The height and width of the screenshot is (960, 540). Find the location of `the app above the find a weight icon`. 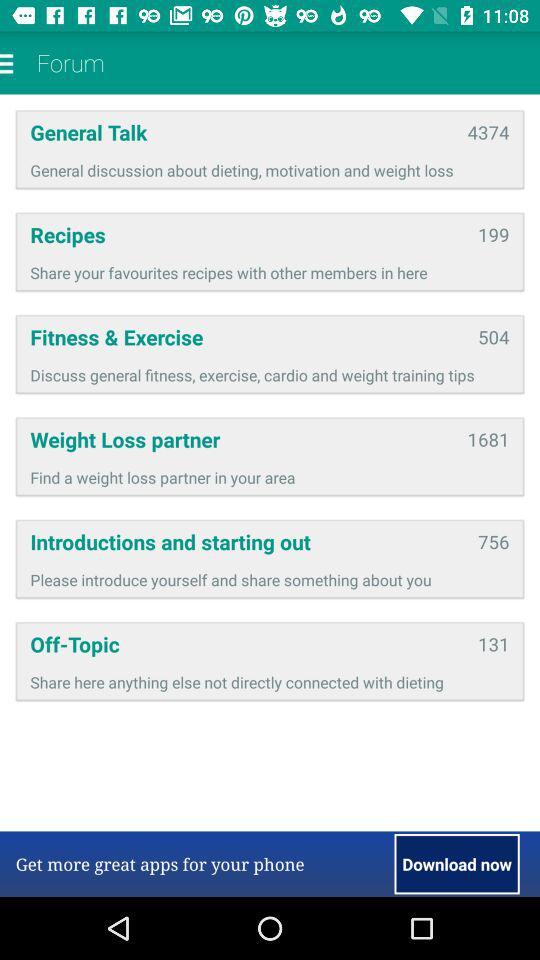

the app above the find a weight icon is located at coordinates (487, 439).